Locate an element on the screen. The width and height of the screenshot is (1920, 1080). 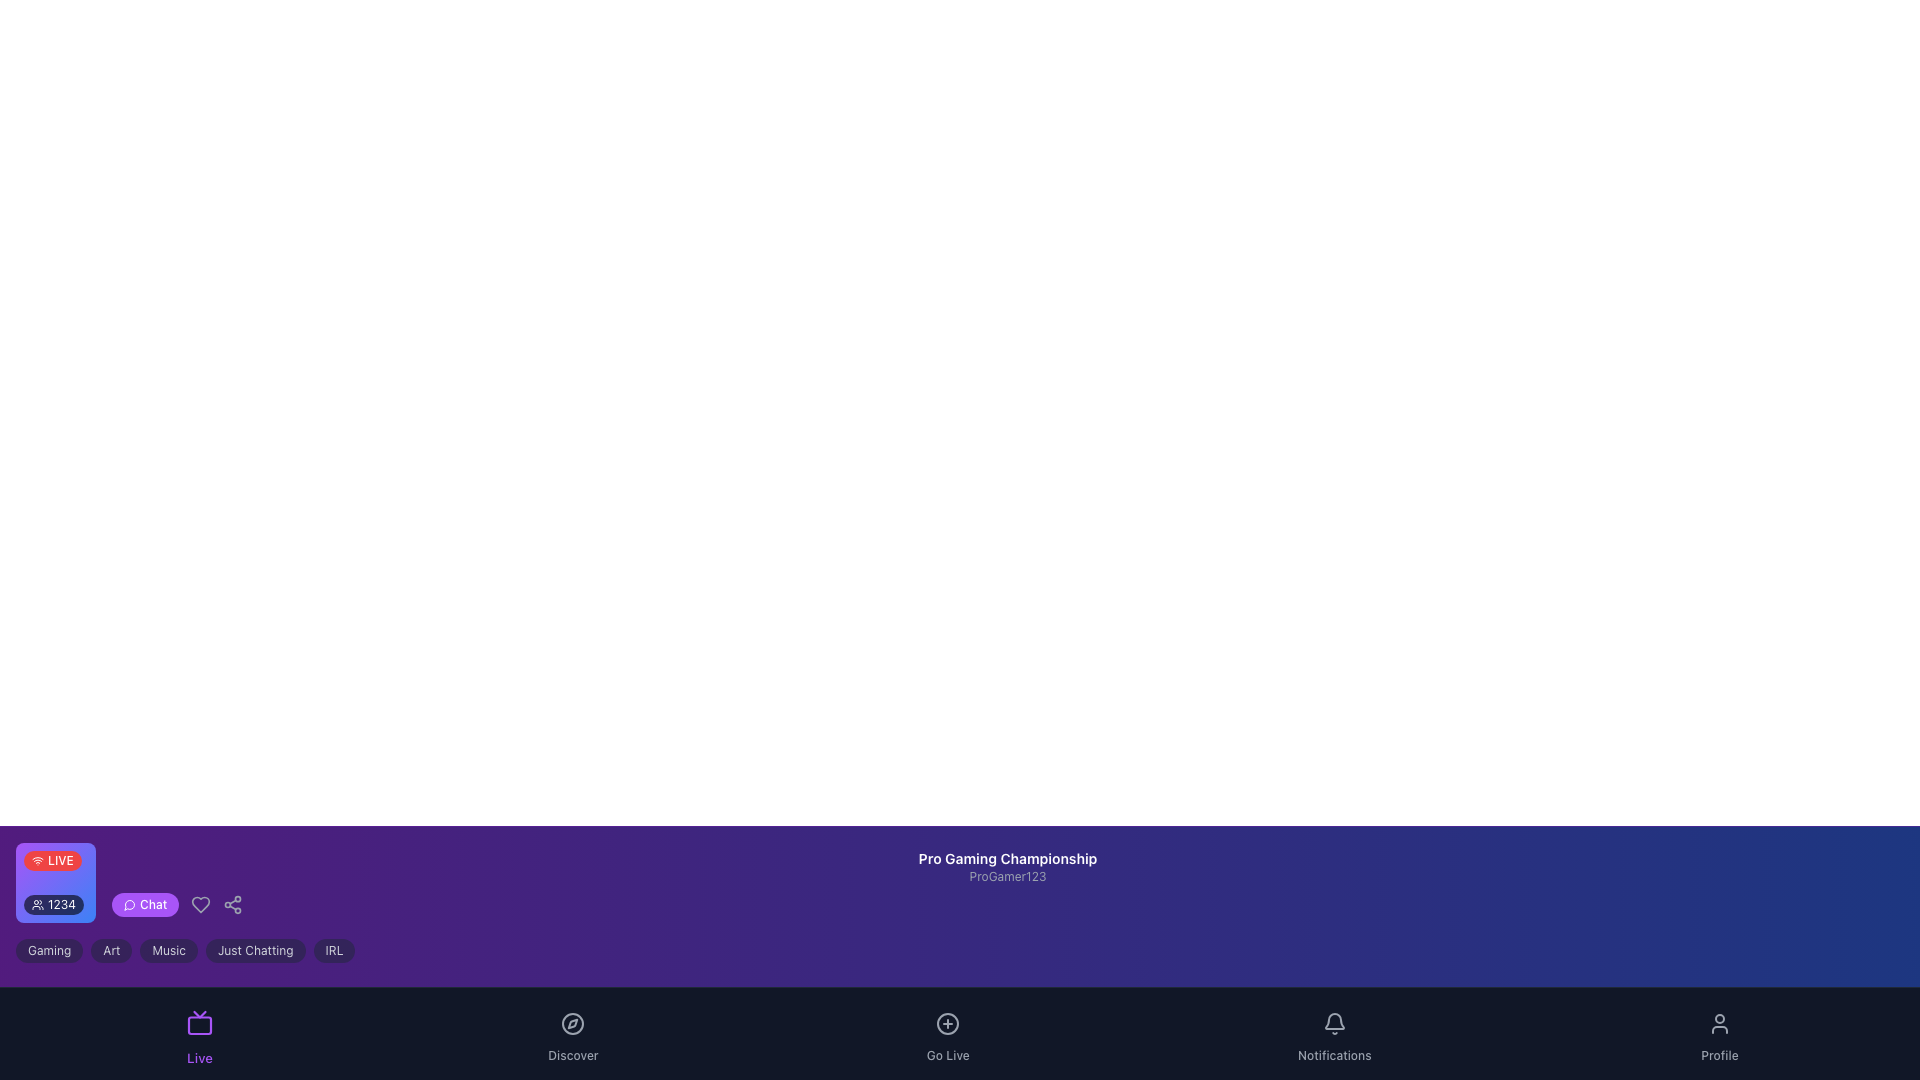
the 'Profile' icon located in the bottom navigation bar is located at coordinates (1718, 1023).